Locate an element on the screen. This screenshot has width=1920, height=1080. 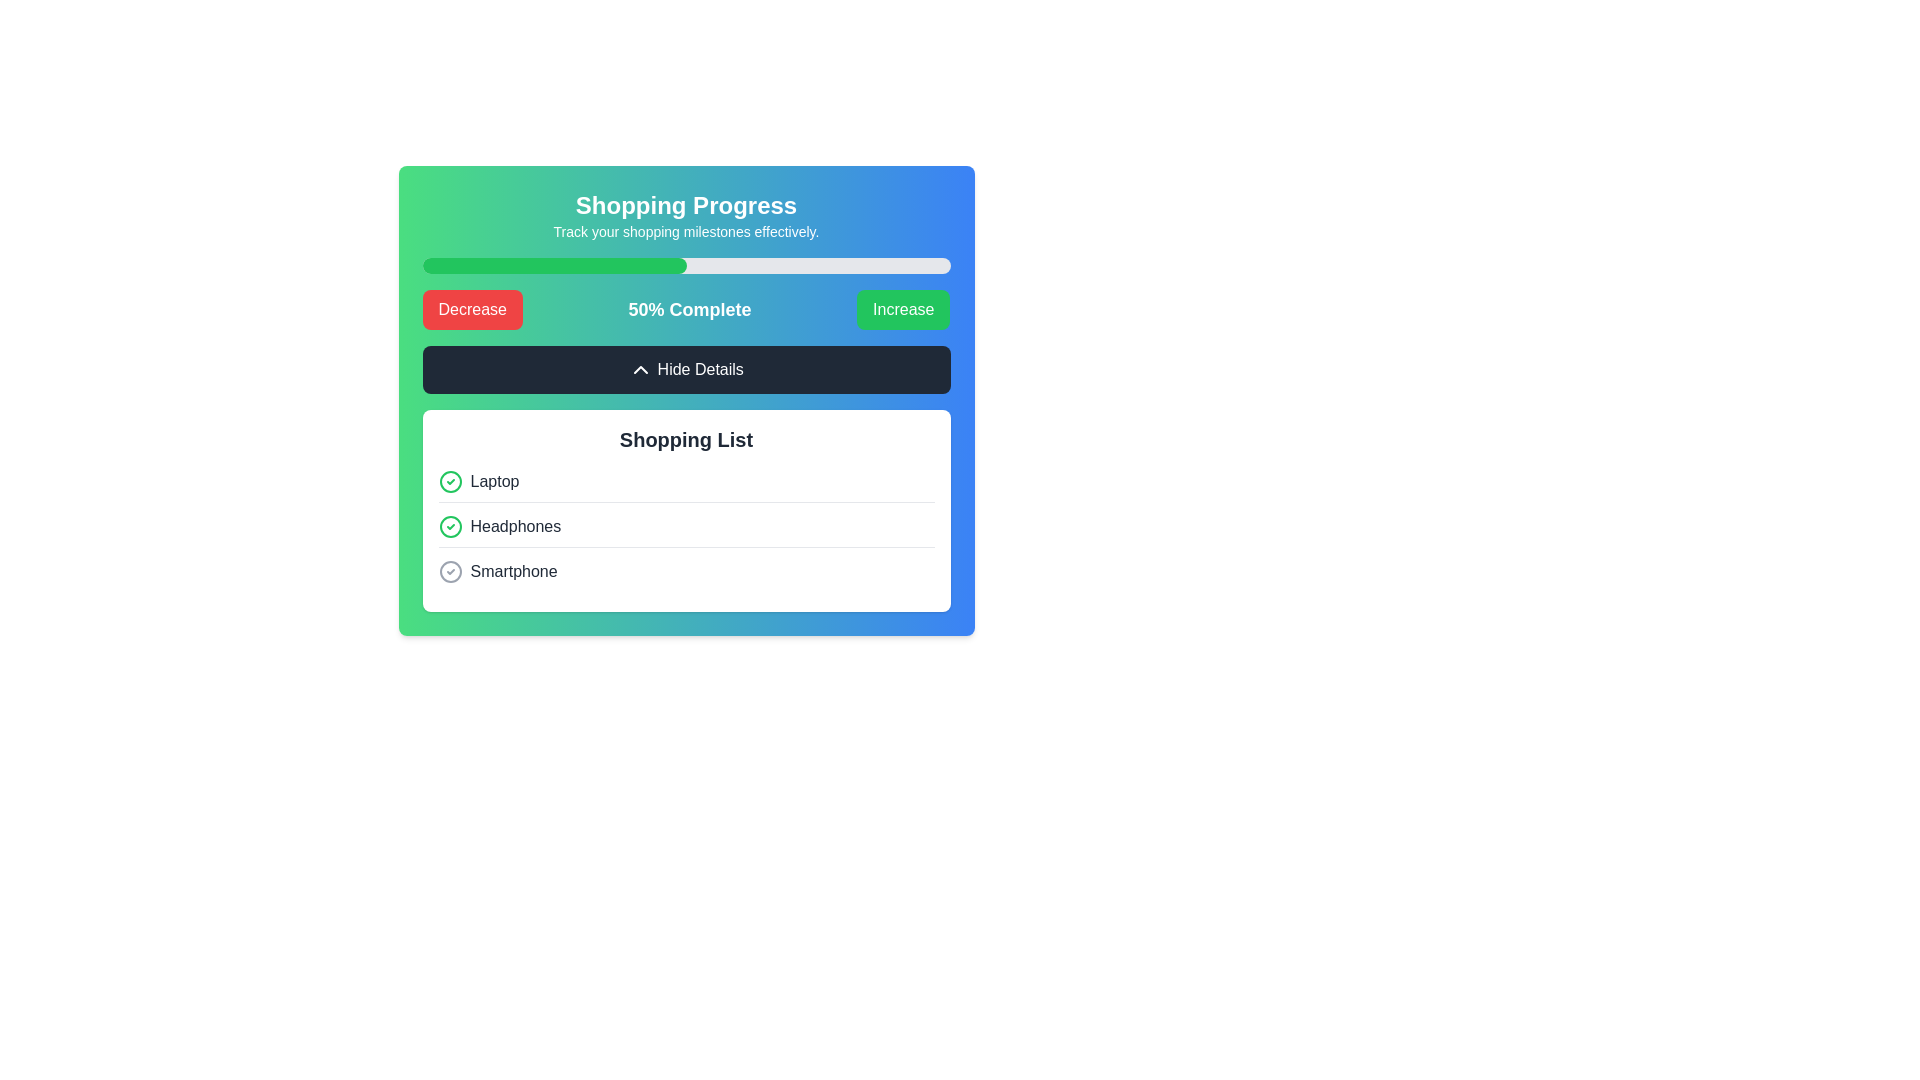
the list item entry labeled 'Laptop' by clicking on it is located at coordinates (686, 486).